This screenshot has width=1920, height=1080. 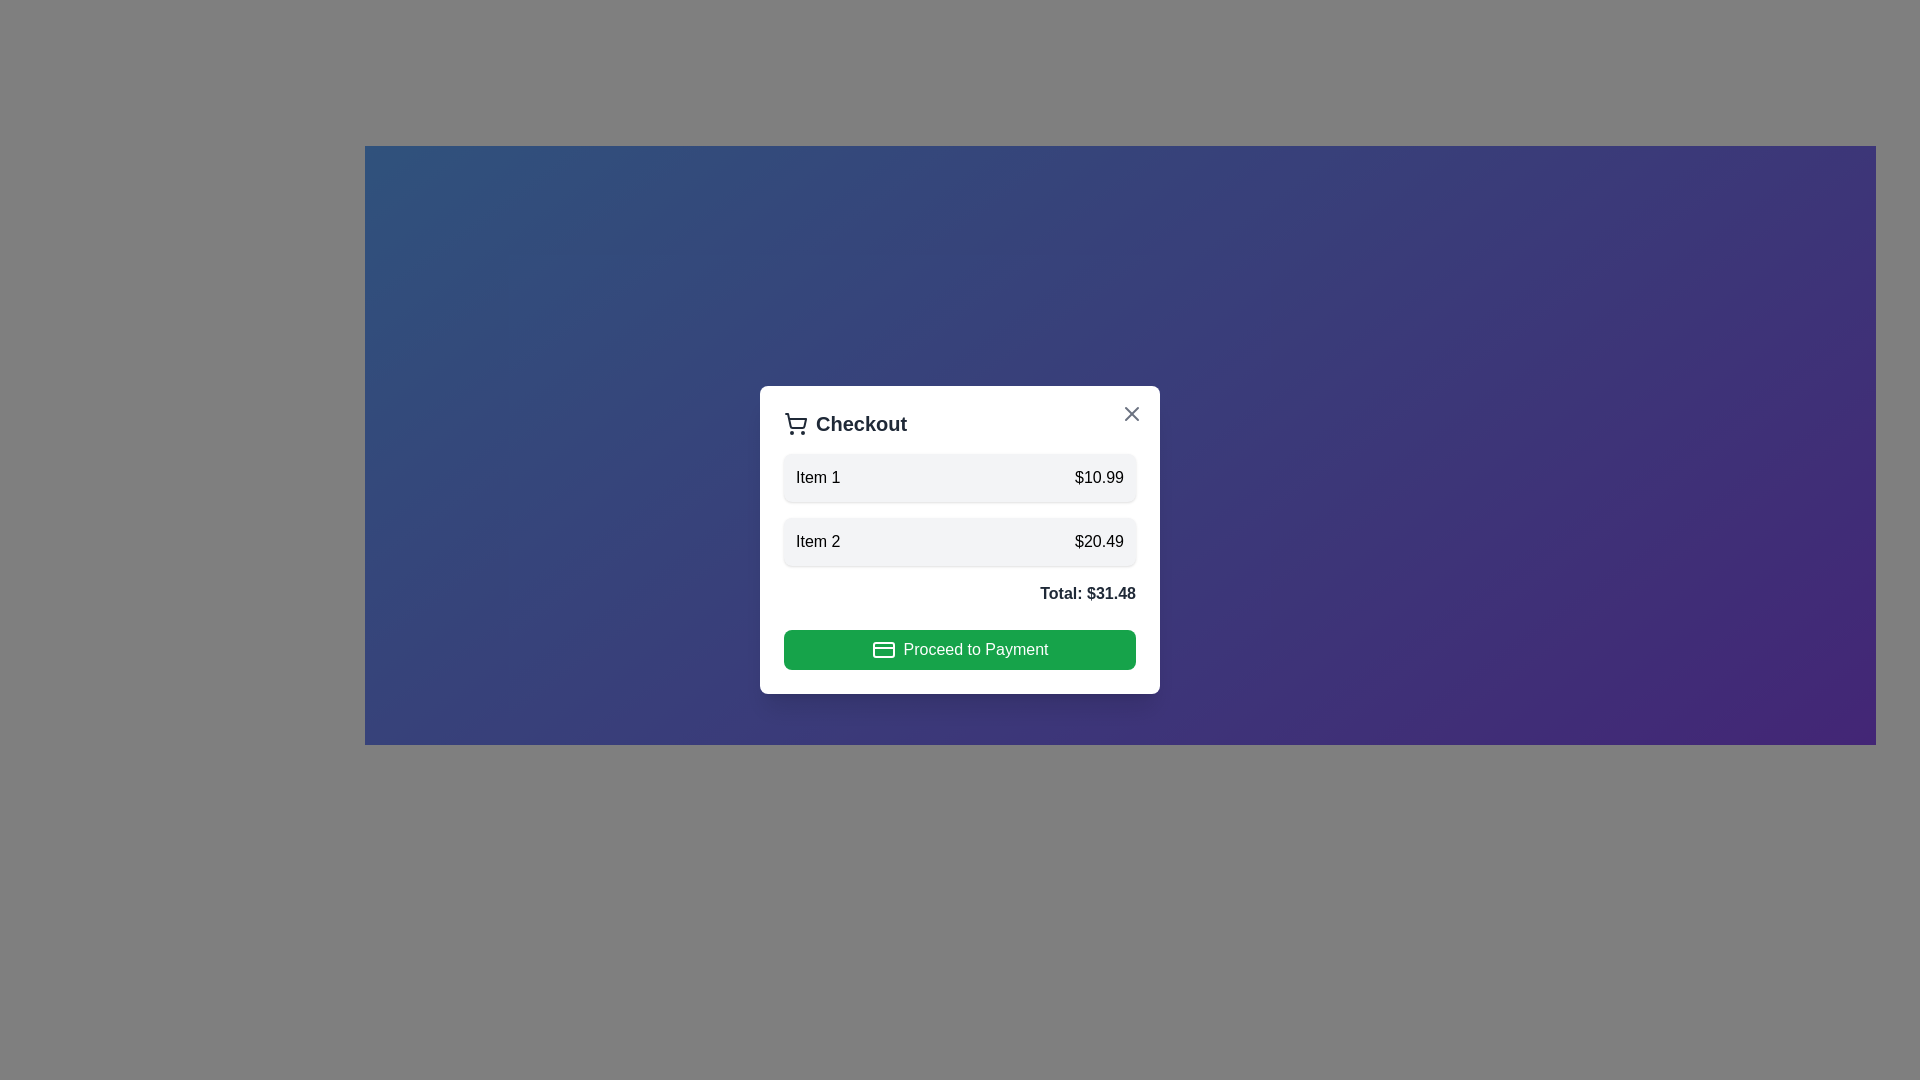 What do you see at coordinates (1132, 412) in the screenshot?
I see `the close icon represented by a graphical X at the top-right corner of the 'Checkout' modal` at bounding box center [1132, 412].